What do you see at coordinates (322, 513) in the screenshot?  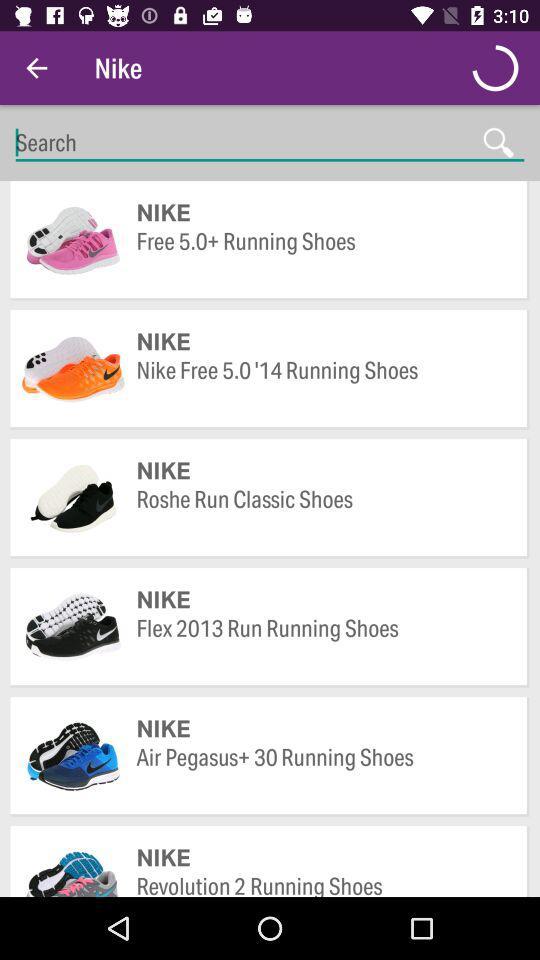 I see `roshe run classic icon` at bounding box center [322, 513].